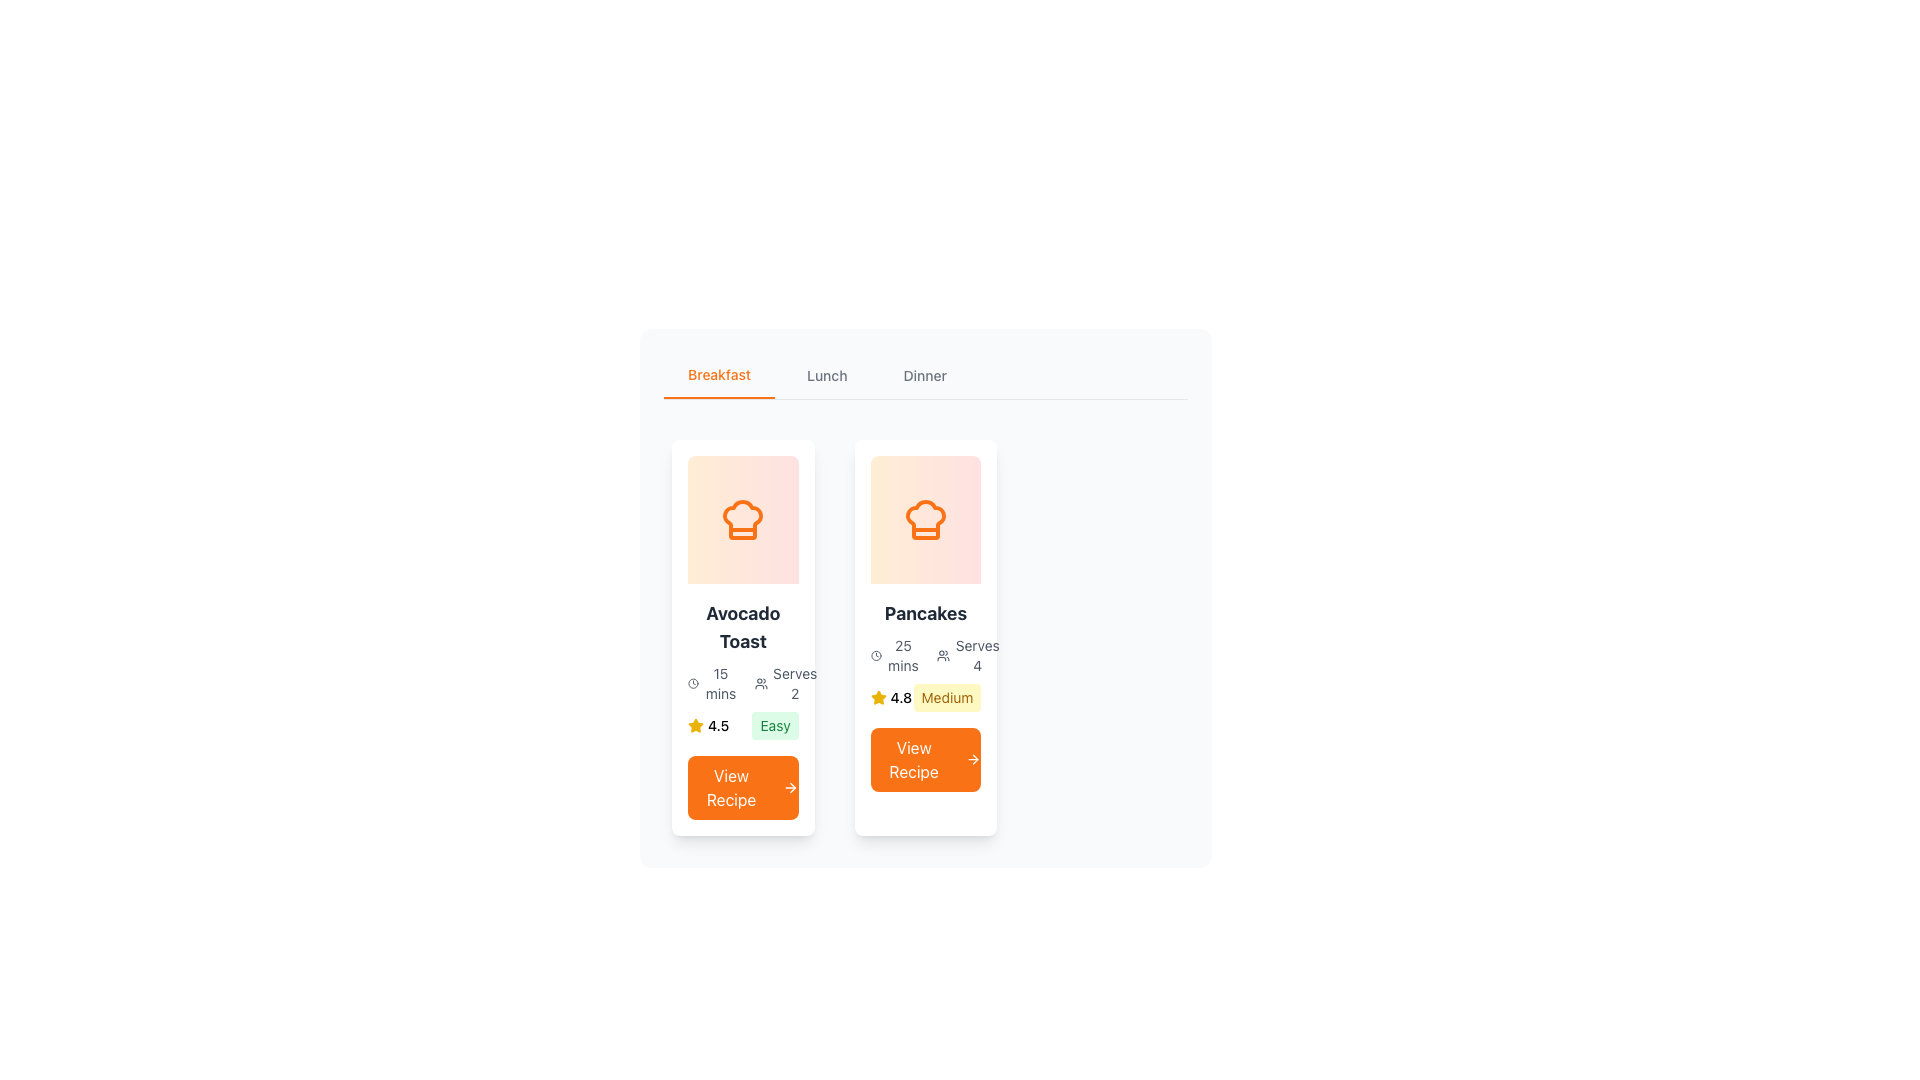 The width and height of the screenshot is (1920, 1080). Describe the element at coordinates (925, 697) in the screenshot. I see `the rating (4.8) and difficulty level (Medium) displayed in the Combined label and rating display for the 'Pancakes' recipe, which is located above the 'View Recipe' button` at that location.